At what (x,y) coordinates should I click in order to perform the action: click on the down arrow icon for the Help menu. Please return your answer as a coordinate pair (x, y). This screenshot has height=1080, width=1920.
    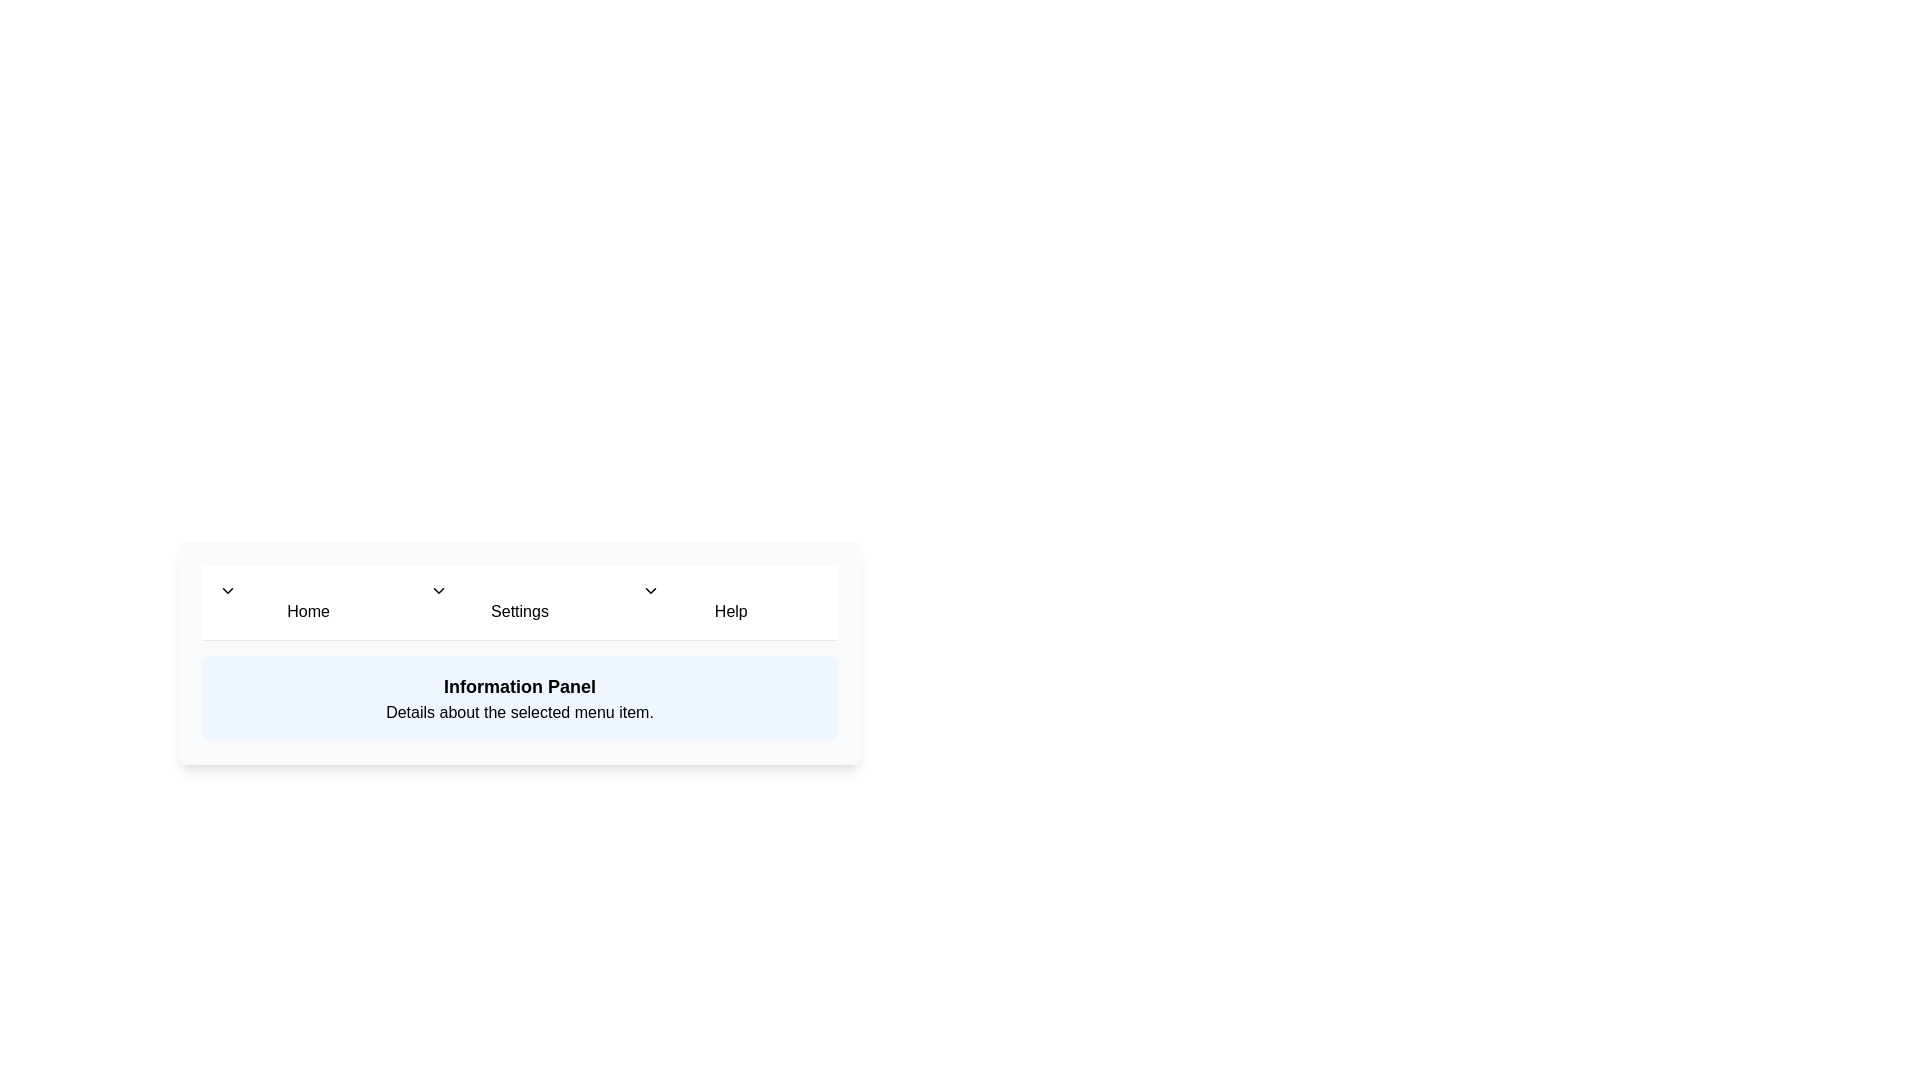
    Looking at the image, I should click on (650, 589).